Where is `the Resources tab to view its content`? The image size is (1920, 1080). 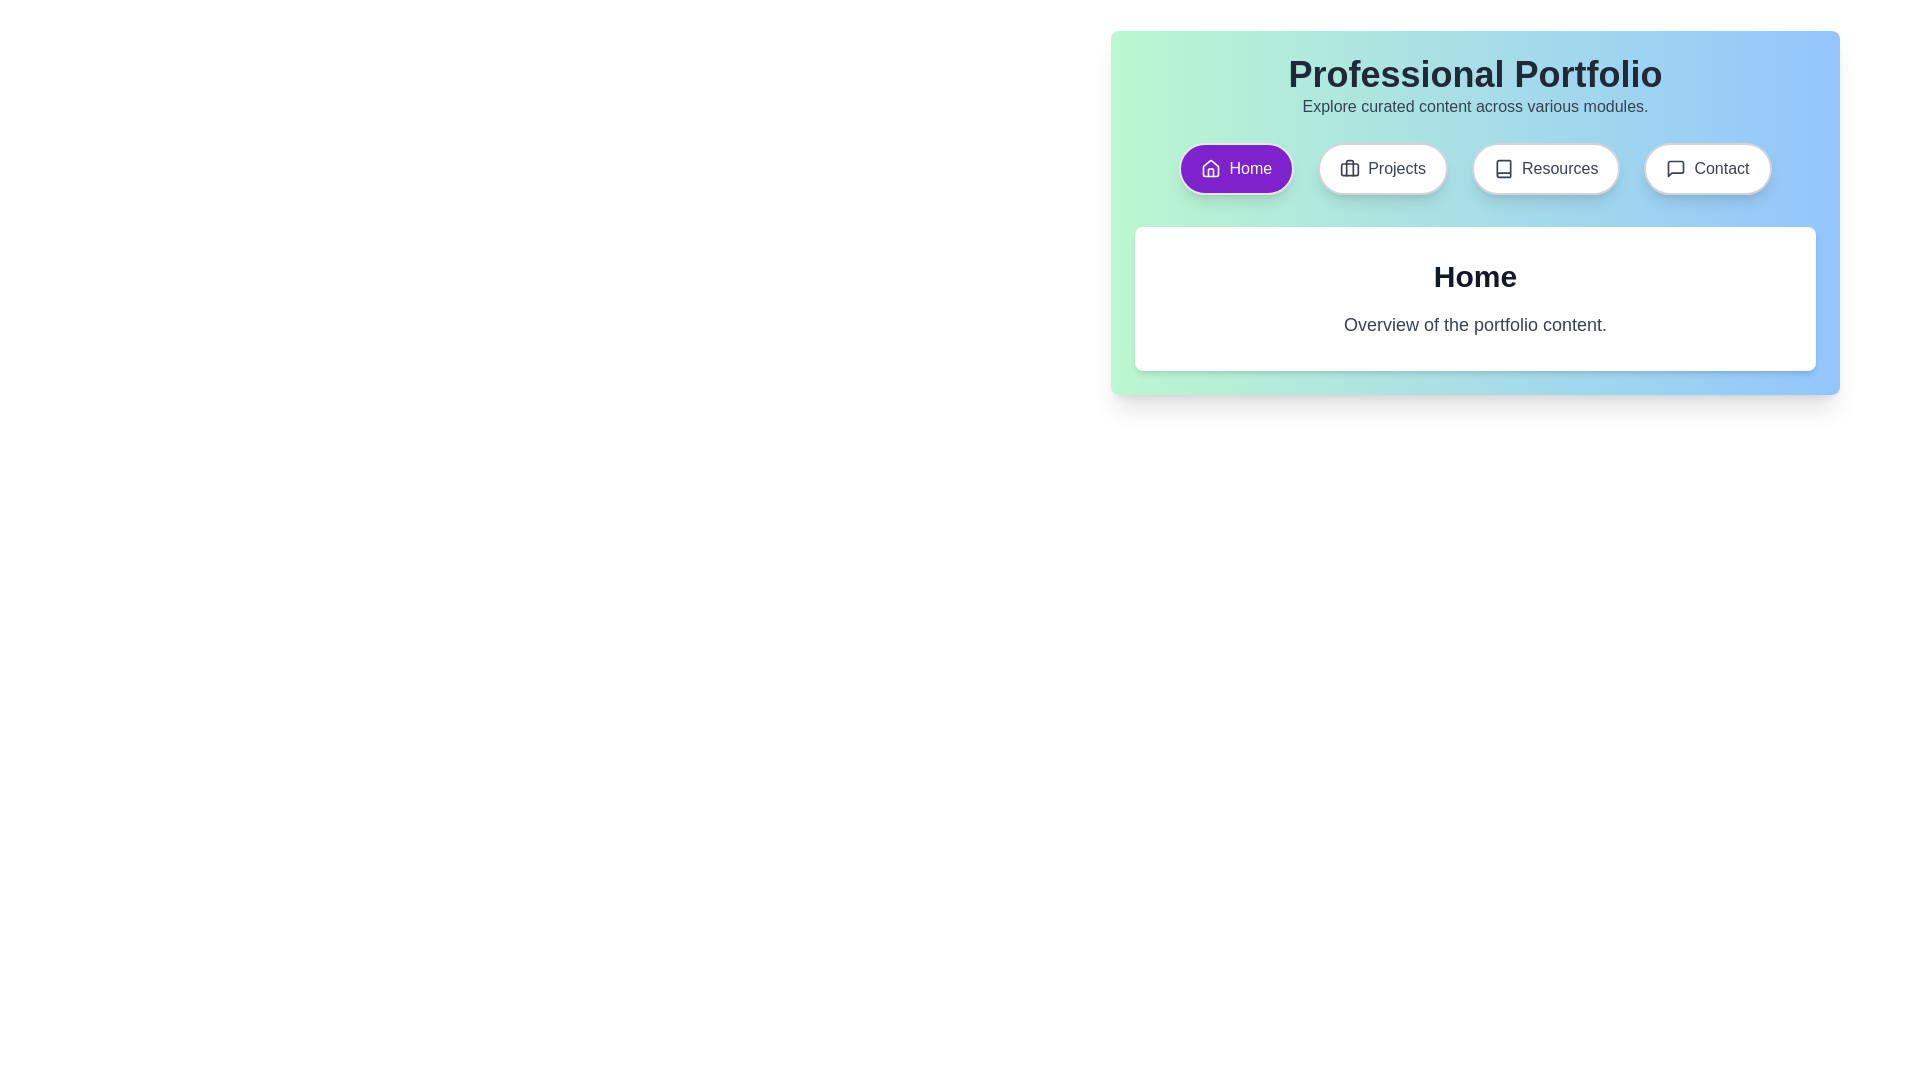 the Resources tab to view its content is located at coordinates (1545, 168).